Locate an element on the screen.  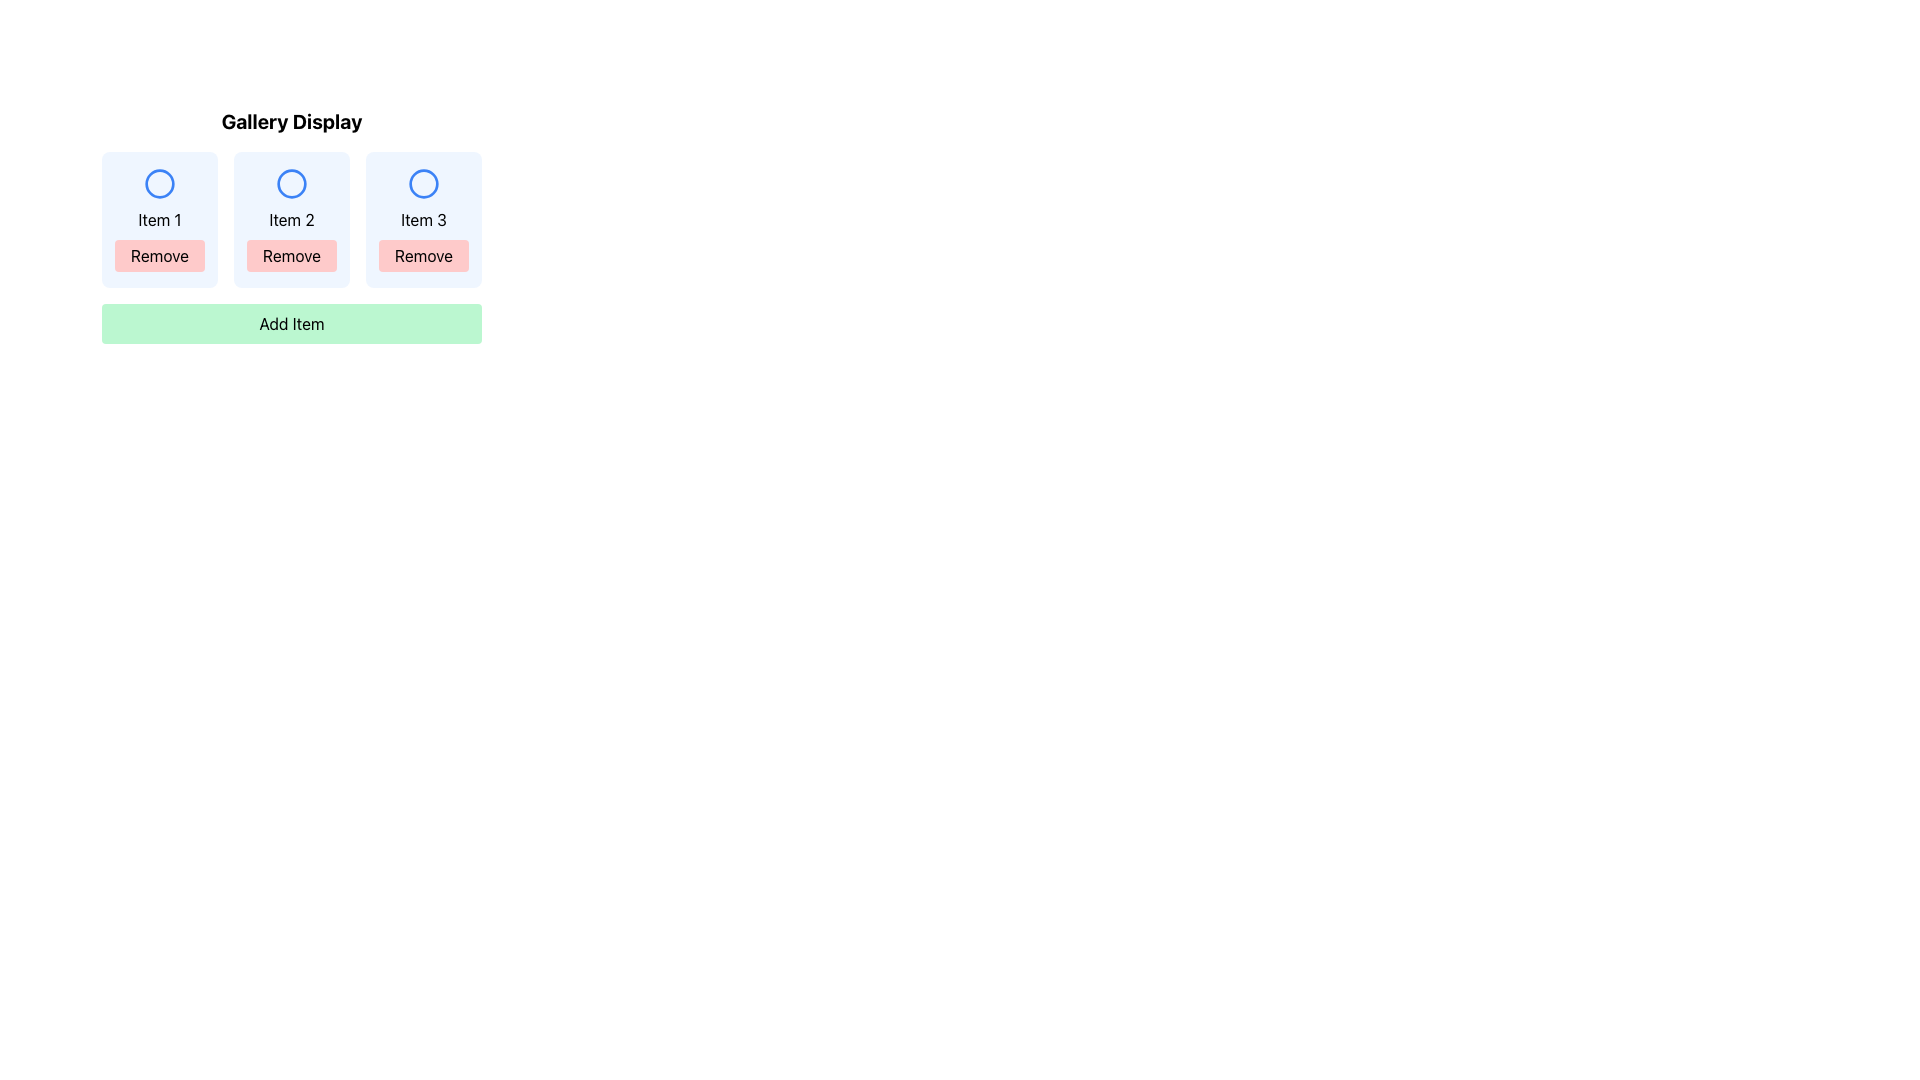
the text label displaying 'Item 3', which is located beneath a circular icon and above a button labeled 'Remove' in the third column of a card-like layout is located at coordinates (422, 219).